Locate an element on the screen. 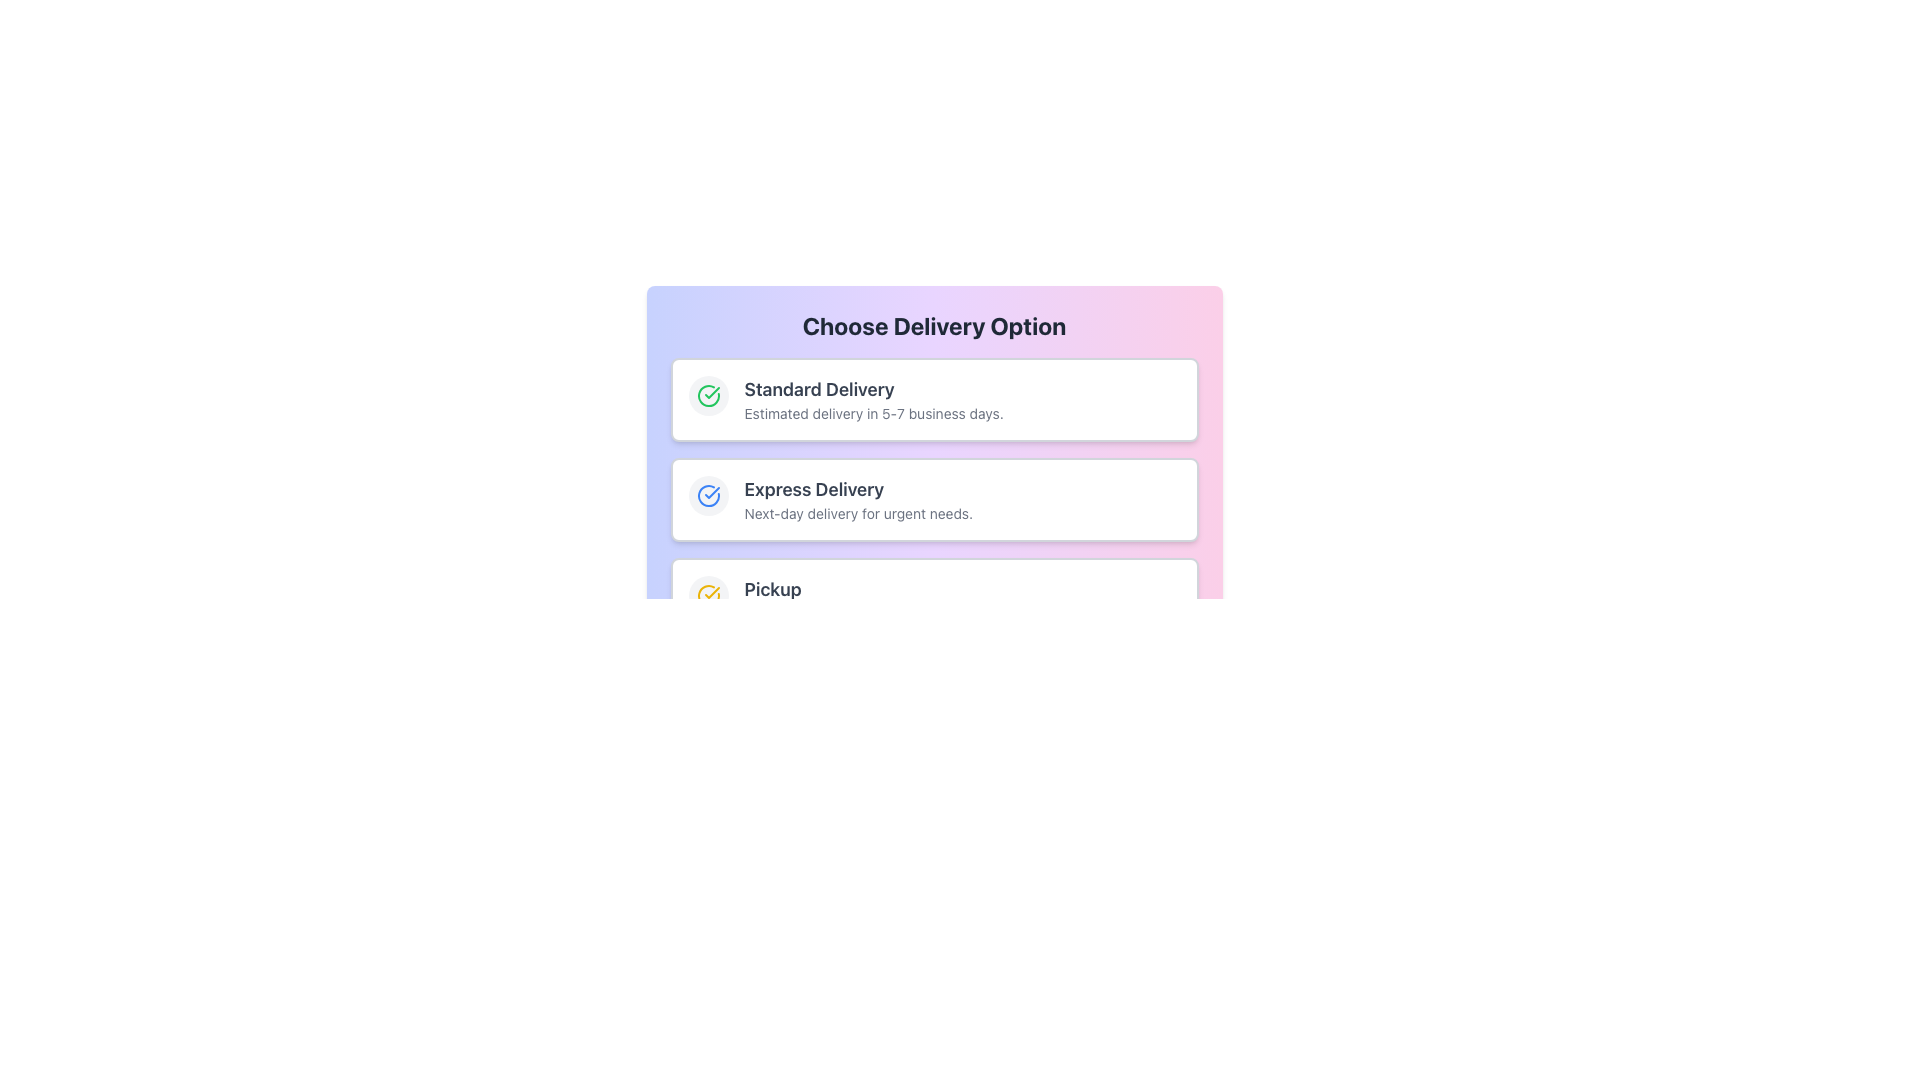 The height and width of the screenshot is (1080, 1920). the green circular icon with a check mark inside it, which is part of the 'Standard Delivery' list item in the 'Choose Delivery Option' card is located at coordinates (708, 396).